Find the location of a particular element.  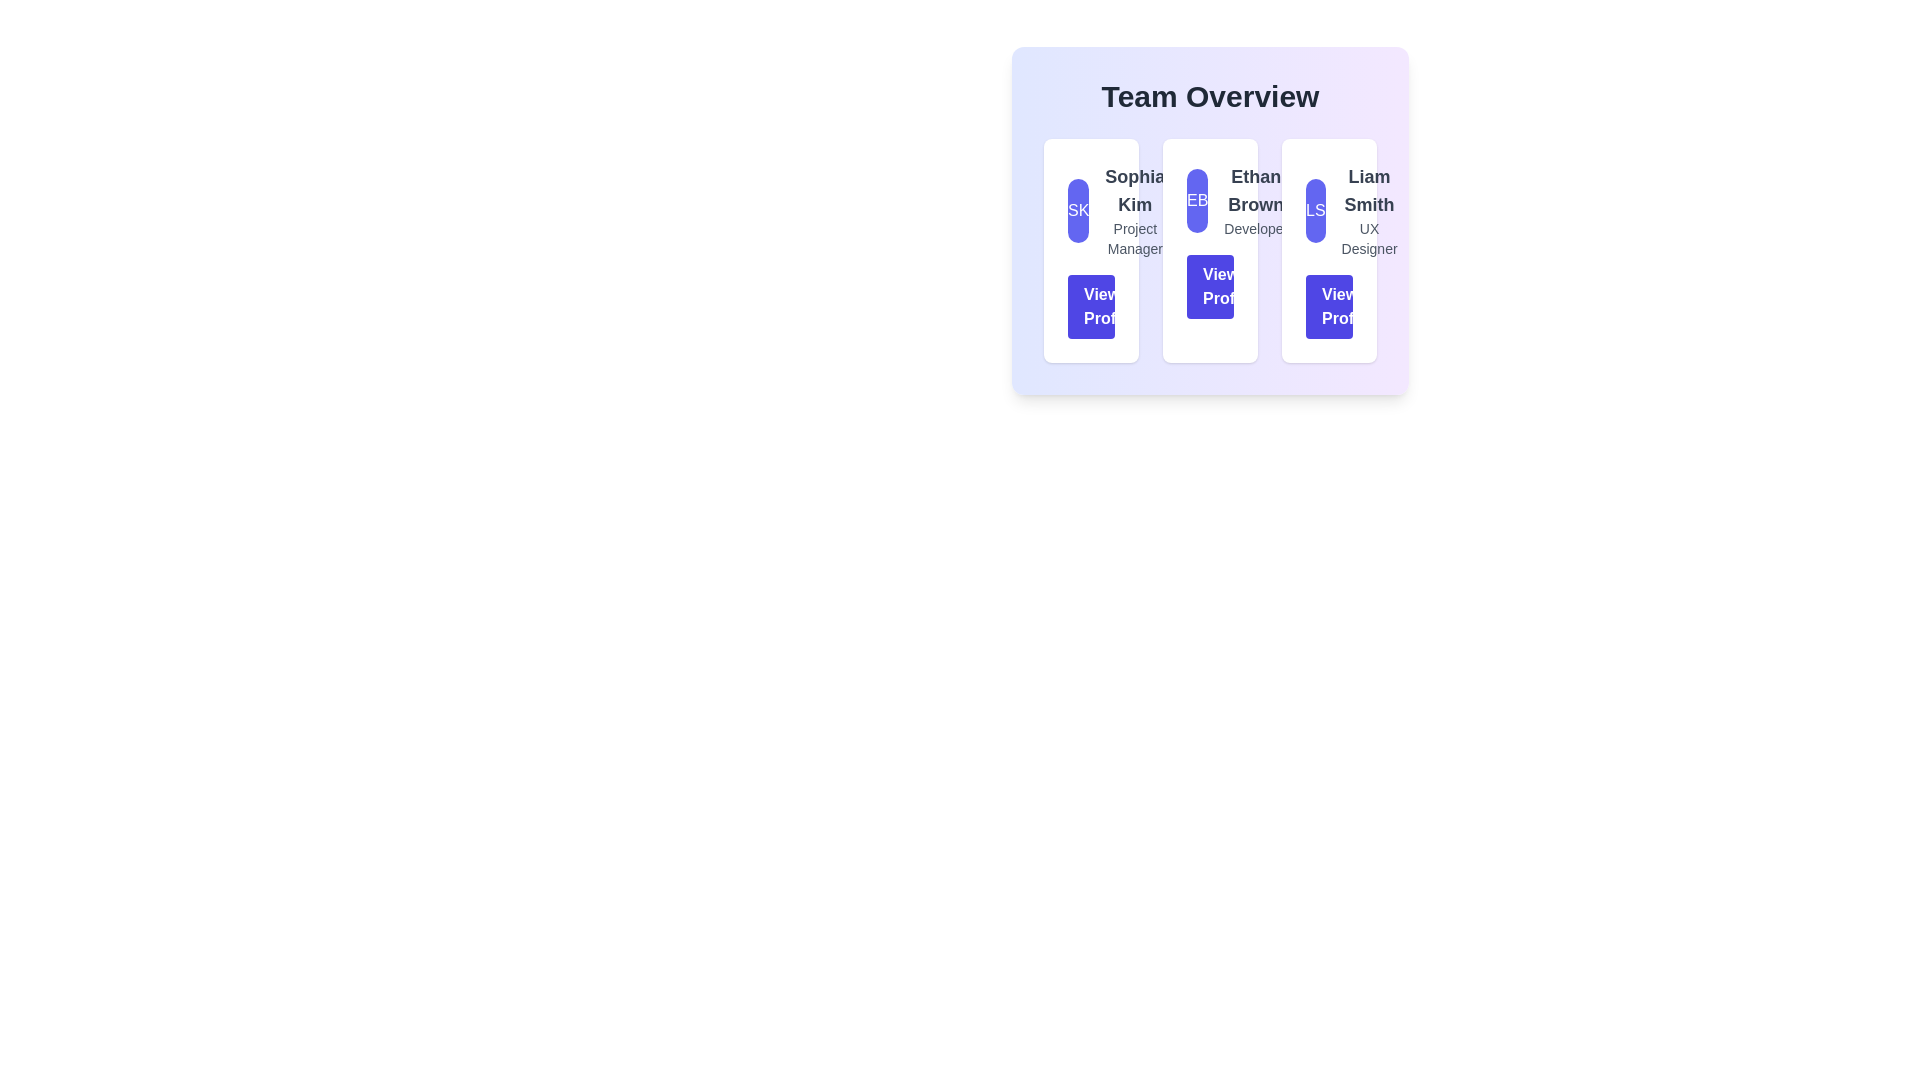

the button at the bottom of Liam Smith's card is located at coordinates (1329, 307).